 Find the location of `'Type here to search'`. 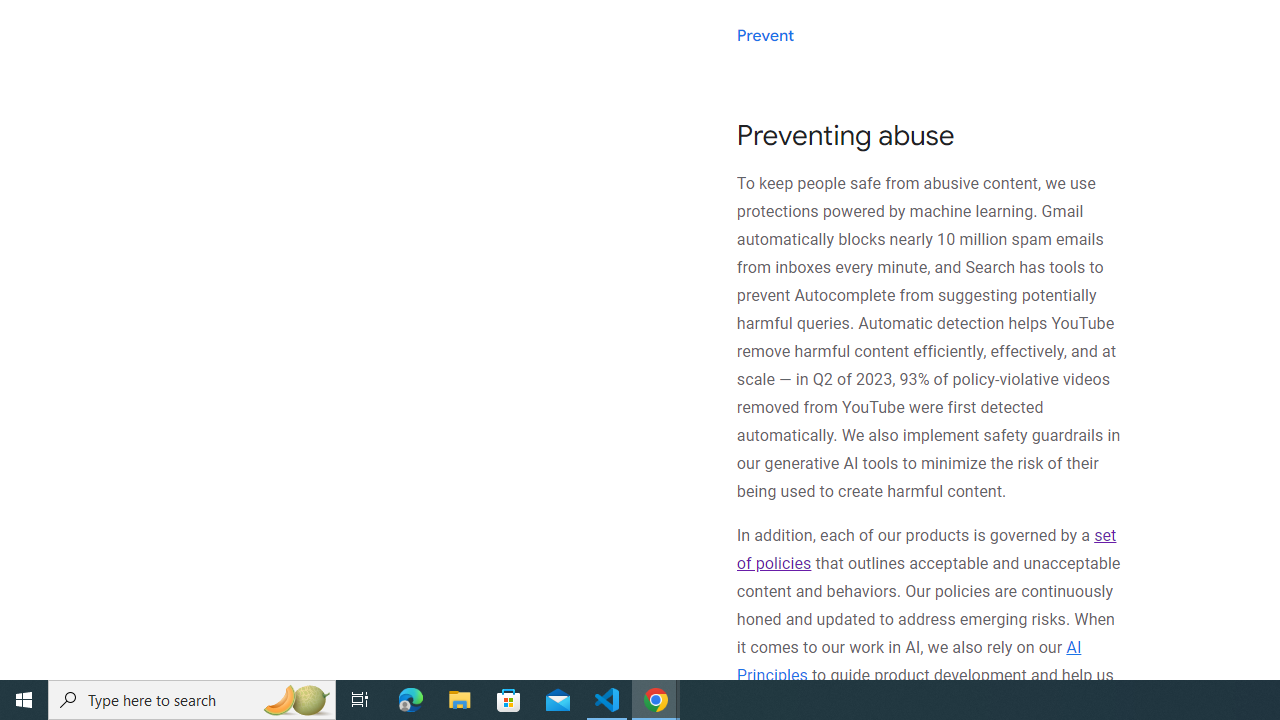

'Type here to search' is located at coordinates (192, 698).